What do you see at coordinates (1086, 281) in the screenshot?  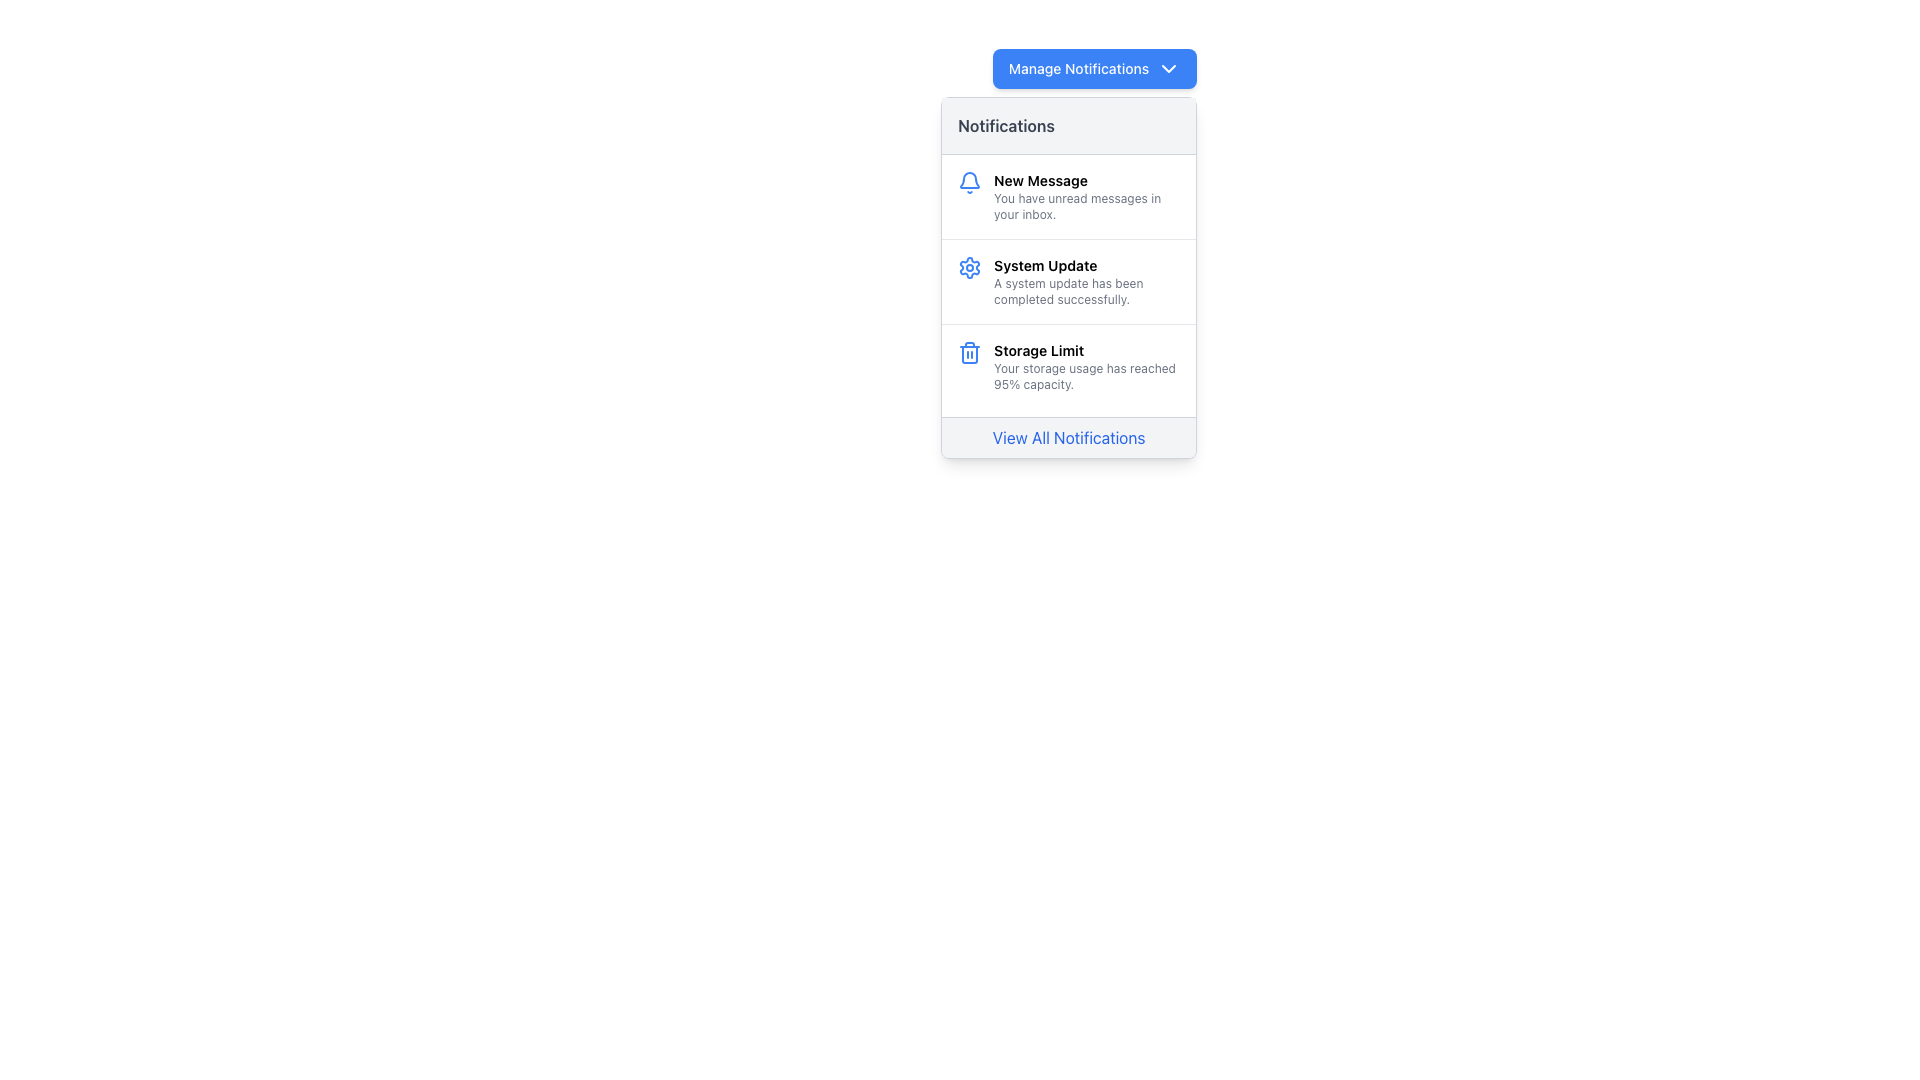 I see `the second notification block in the sidebar that informs the user about a completed system update` at bounding box center [1086, 281].